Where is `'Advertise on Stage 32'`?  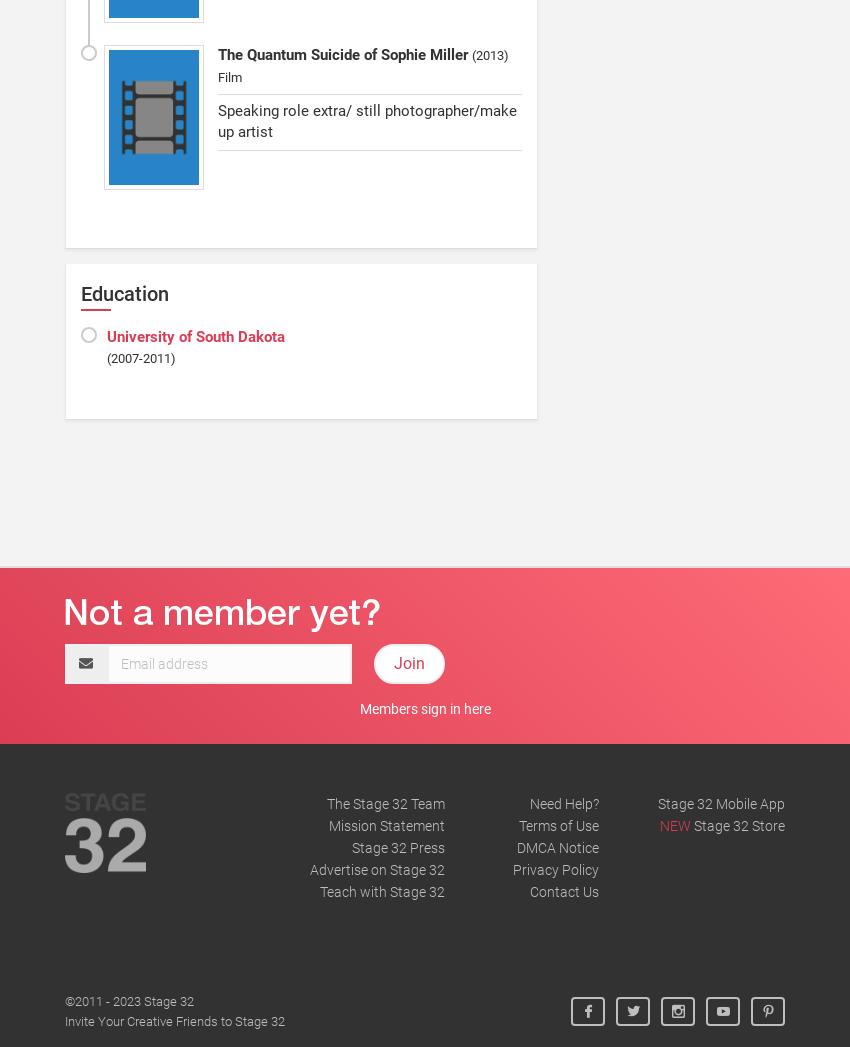
'Advertise on Stage 32' is located at coordinates (308, 868).